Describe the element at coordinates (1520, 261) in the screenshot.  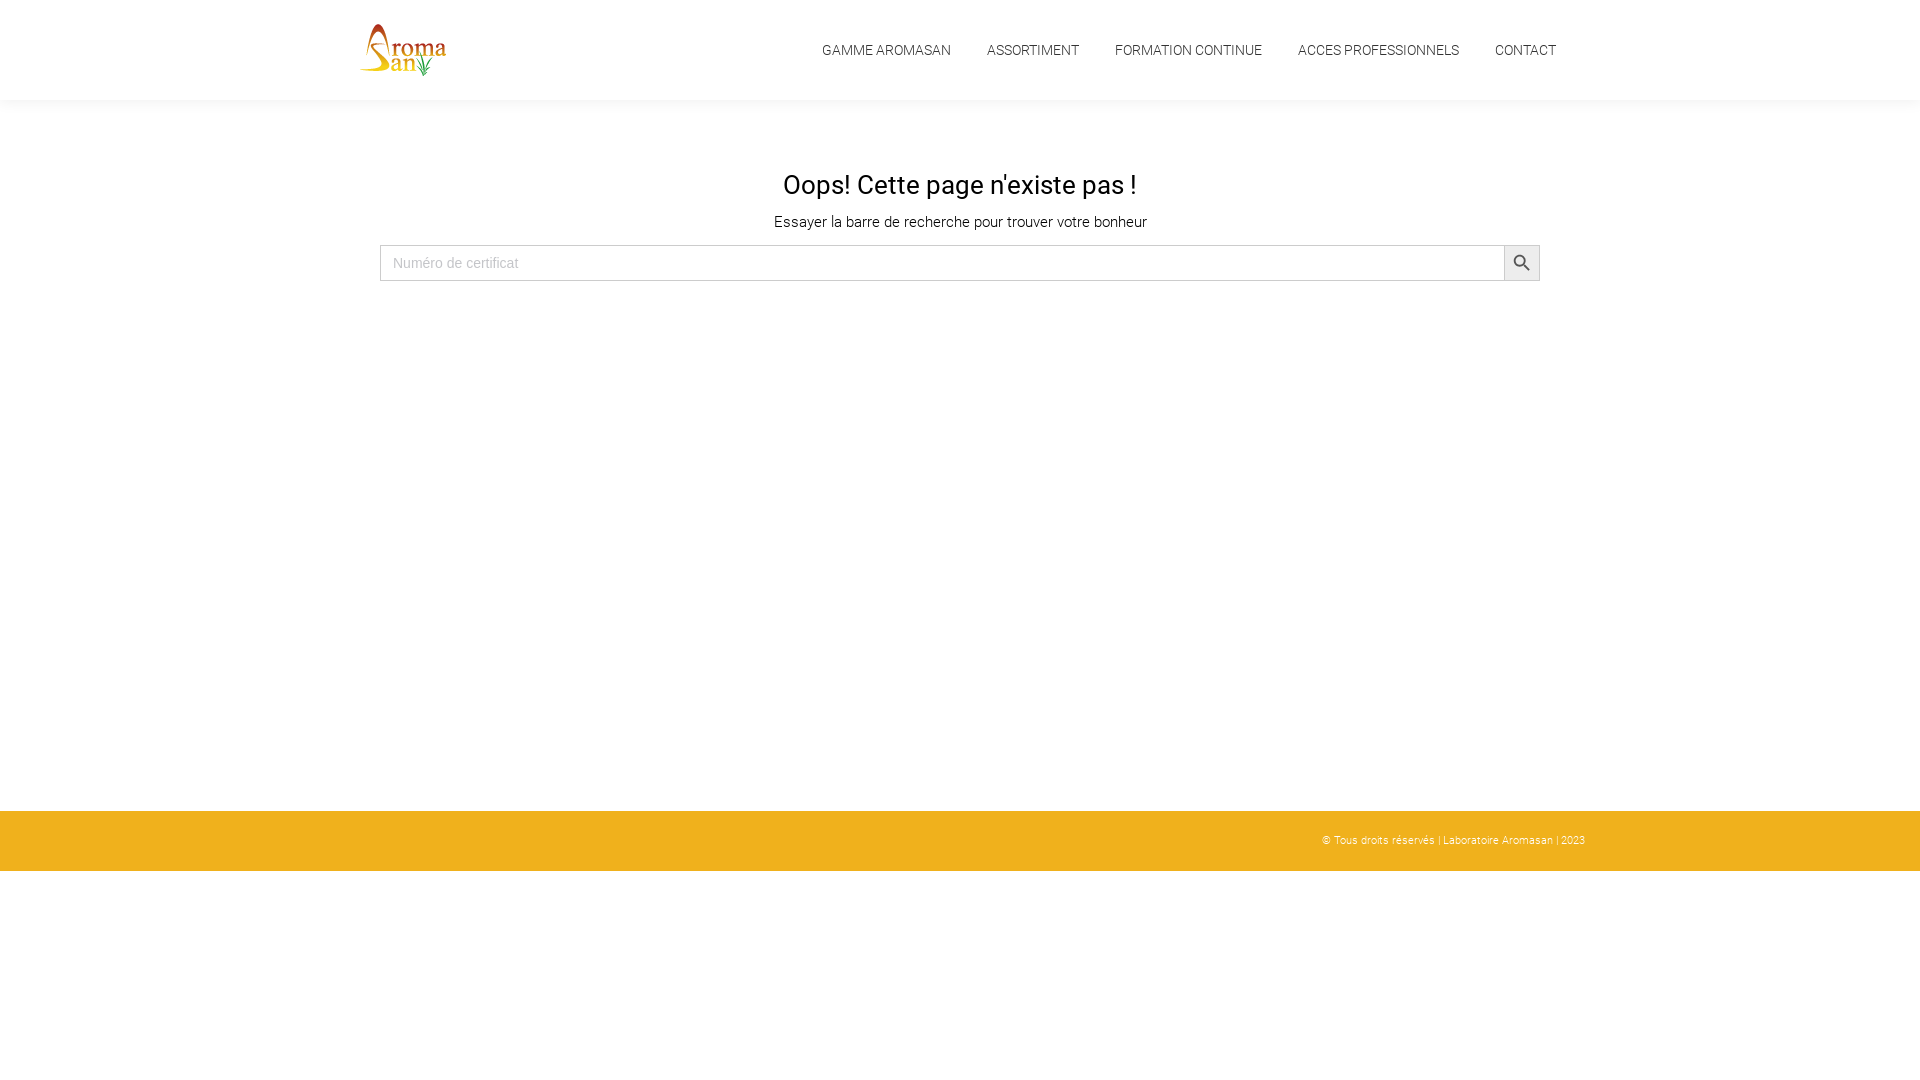
I see `'Search Button'` at that location.